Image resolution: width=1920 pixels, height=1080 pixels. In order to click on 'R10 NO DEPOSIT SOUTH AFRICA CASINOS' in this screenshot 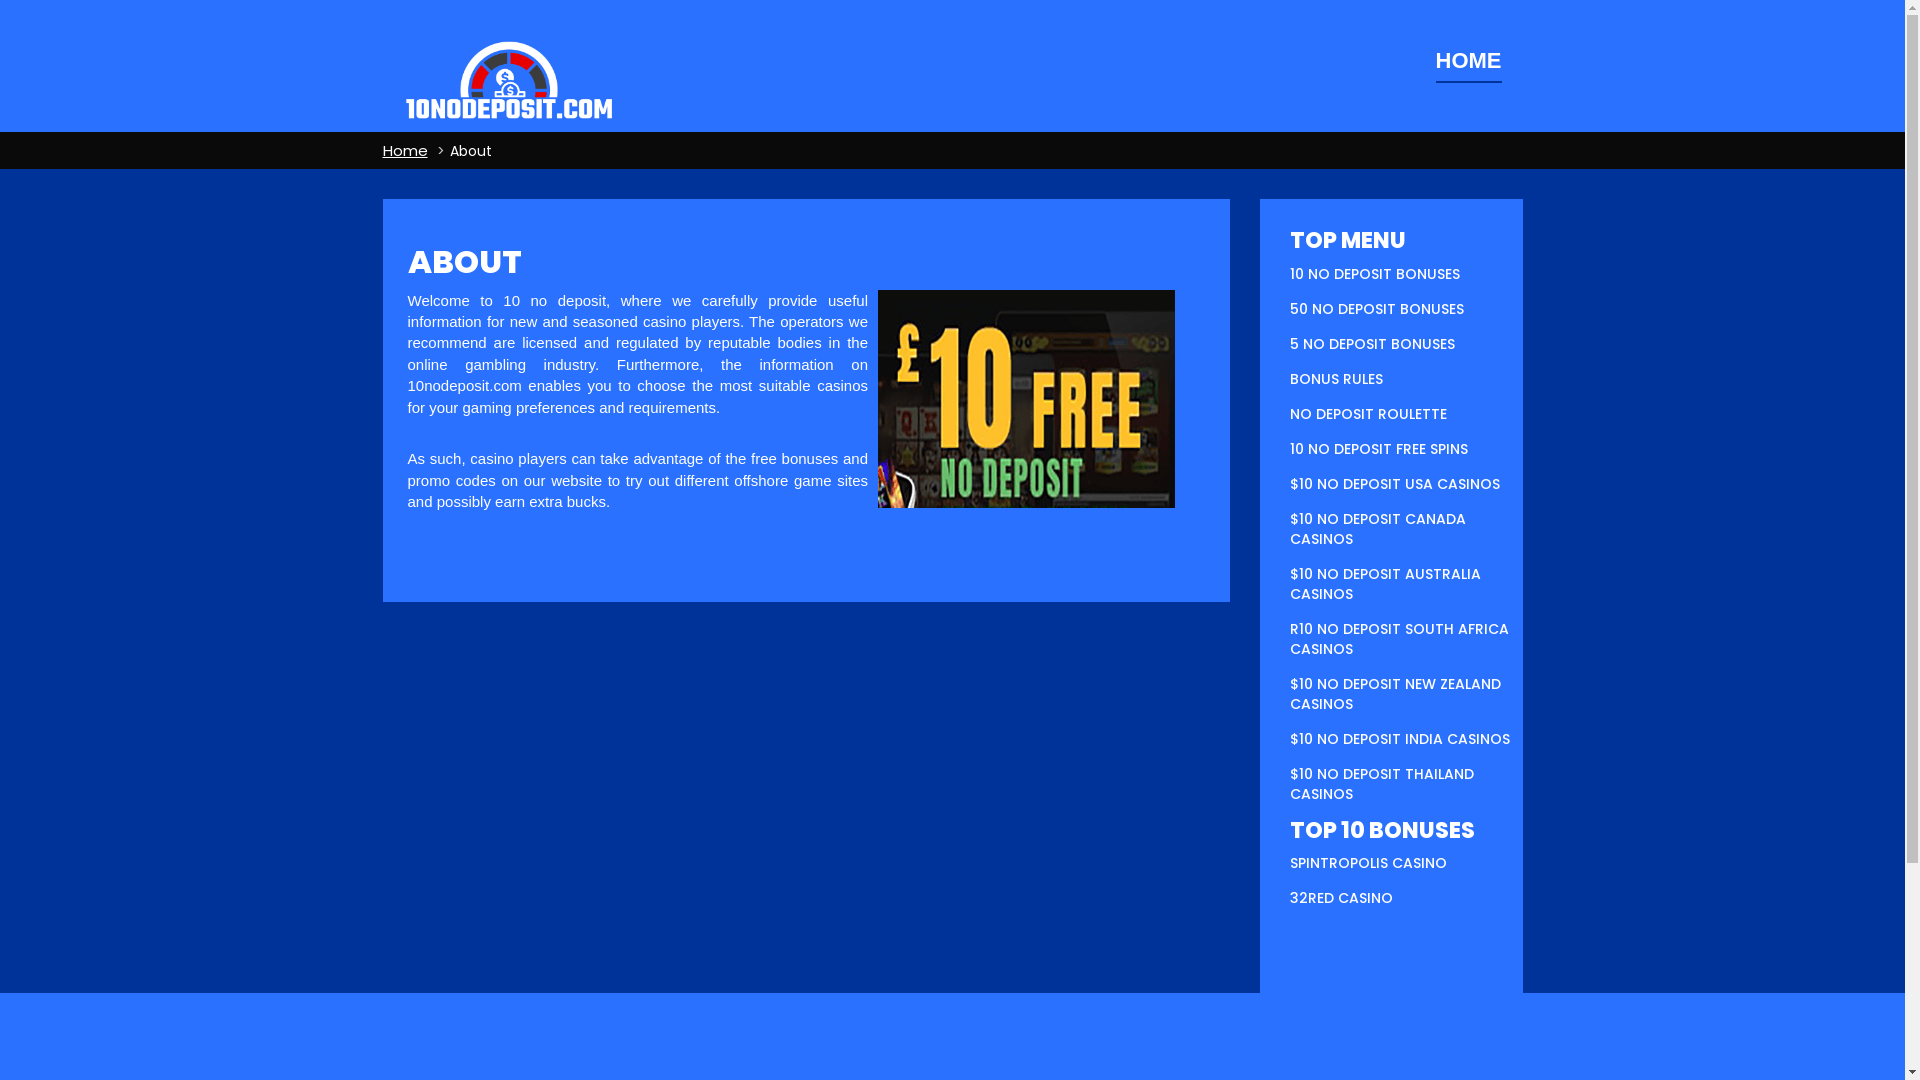, I will do `click(1290, 639)`.